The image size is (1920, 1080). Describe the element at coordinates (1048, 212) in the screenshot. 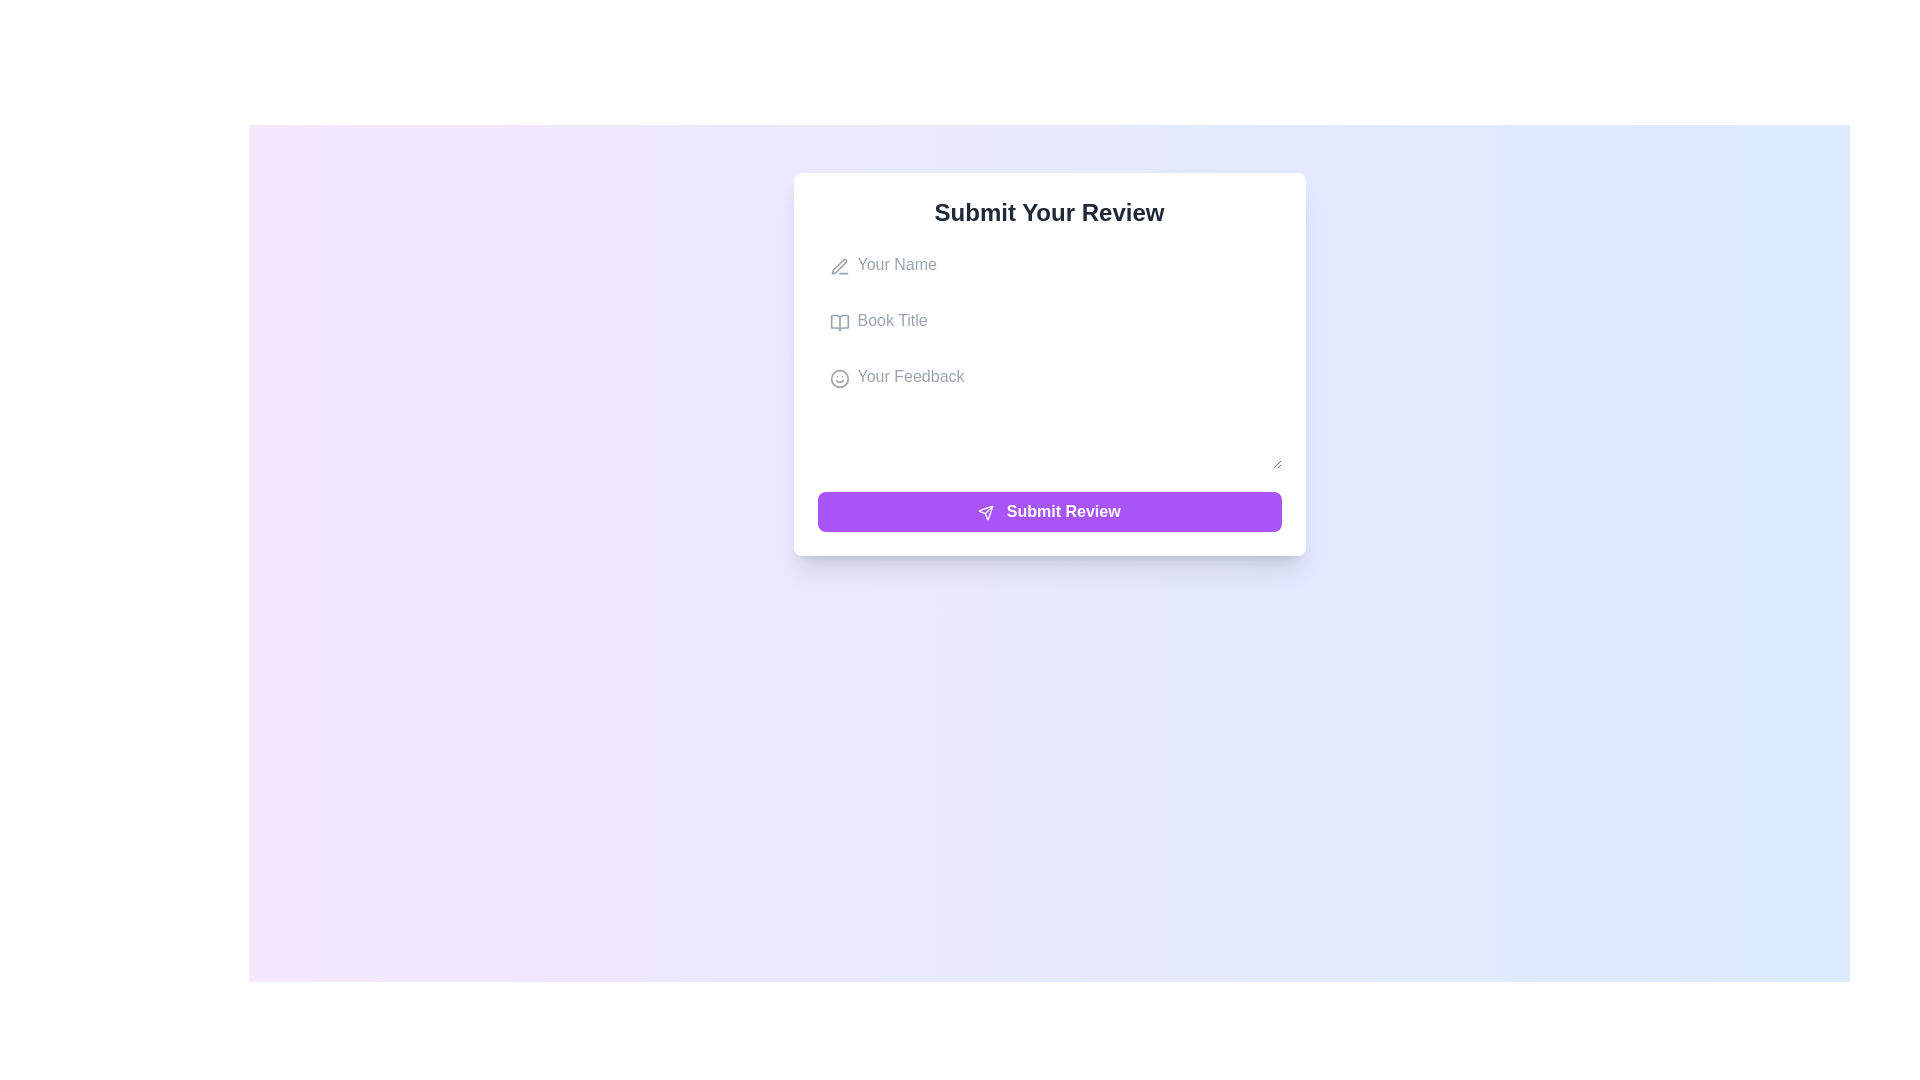

I see `the static text displaying 'Submit Your Review', which is styled with a bold, large font and is dark gray in color` at that location.